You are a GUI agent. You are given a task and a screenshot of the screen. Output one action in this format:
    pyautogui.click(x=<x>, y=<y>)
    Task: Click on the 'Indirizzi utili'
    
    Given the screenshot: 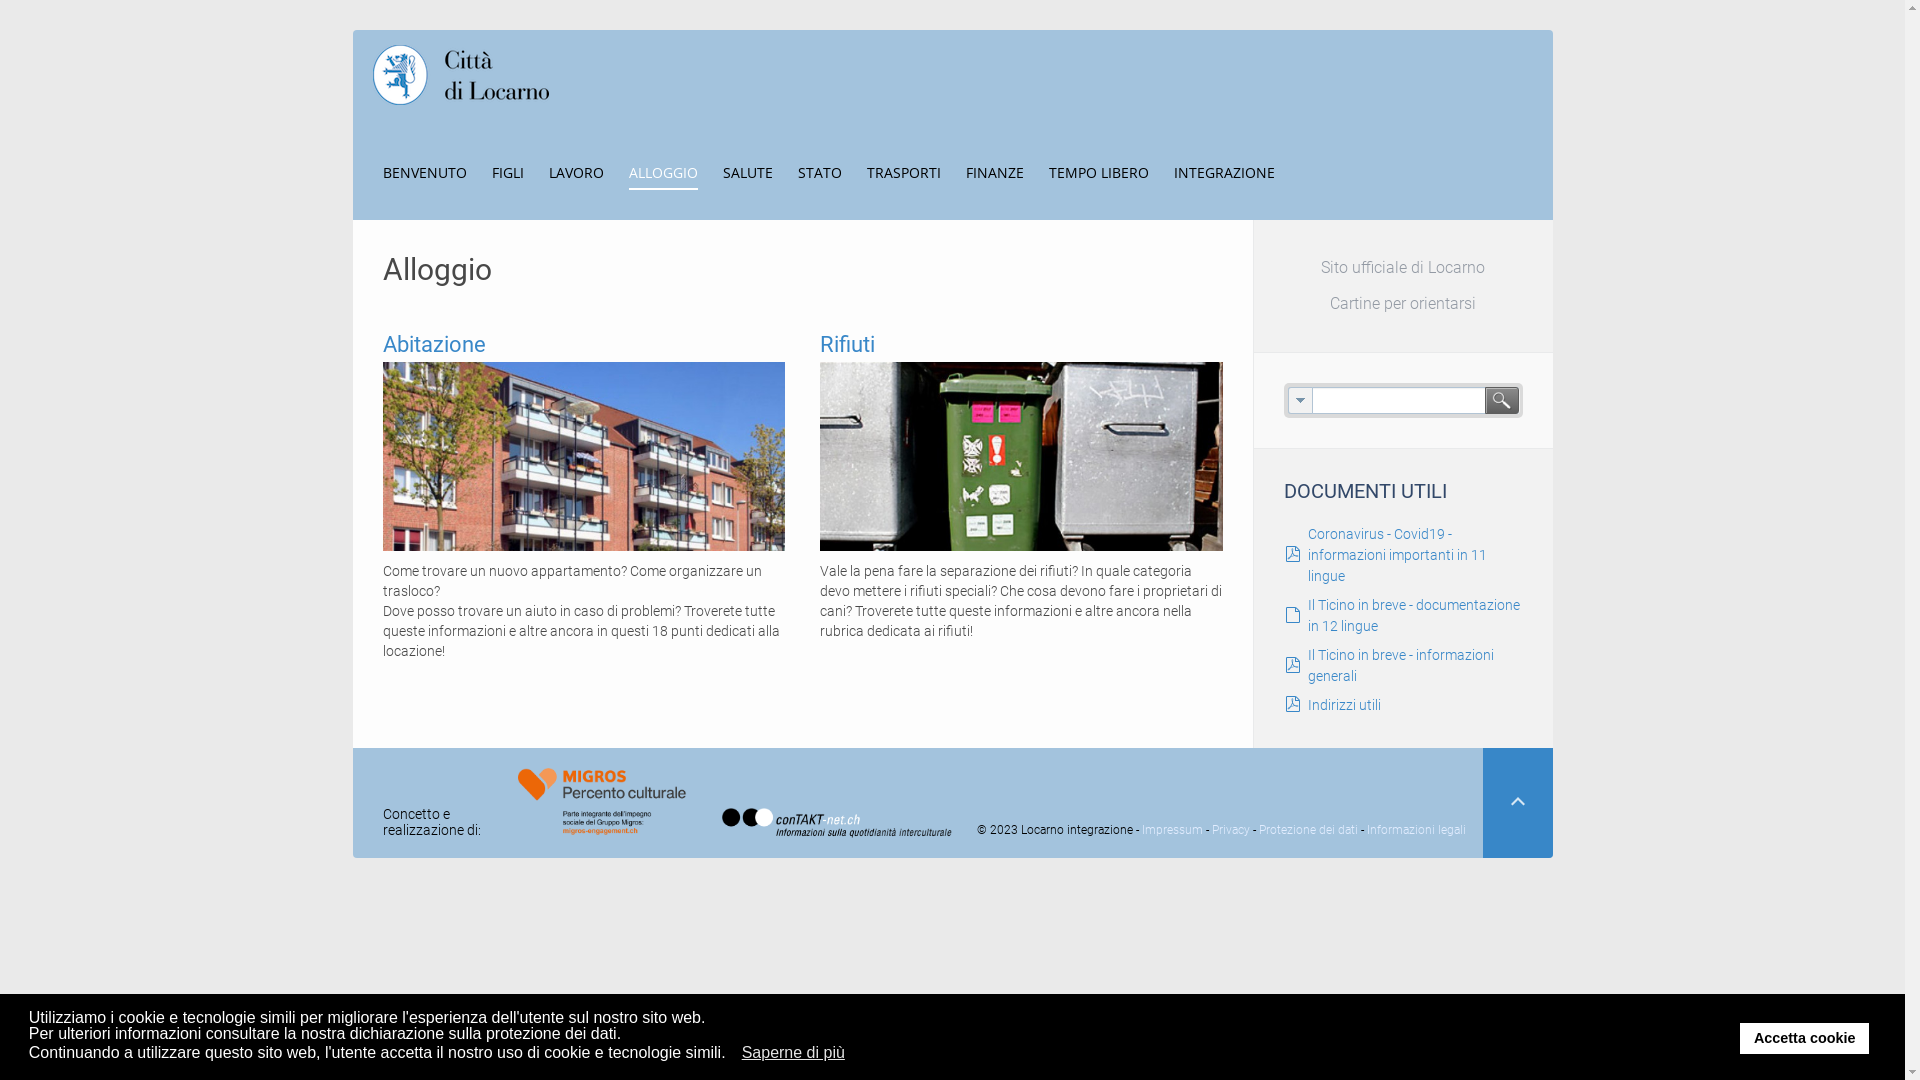 What is the action you would take?
    pyautogui.click(x=1344, y=704)
    